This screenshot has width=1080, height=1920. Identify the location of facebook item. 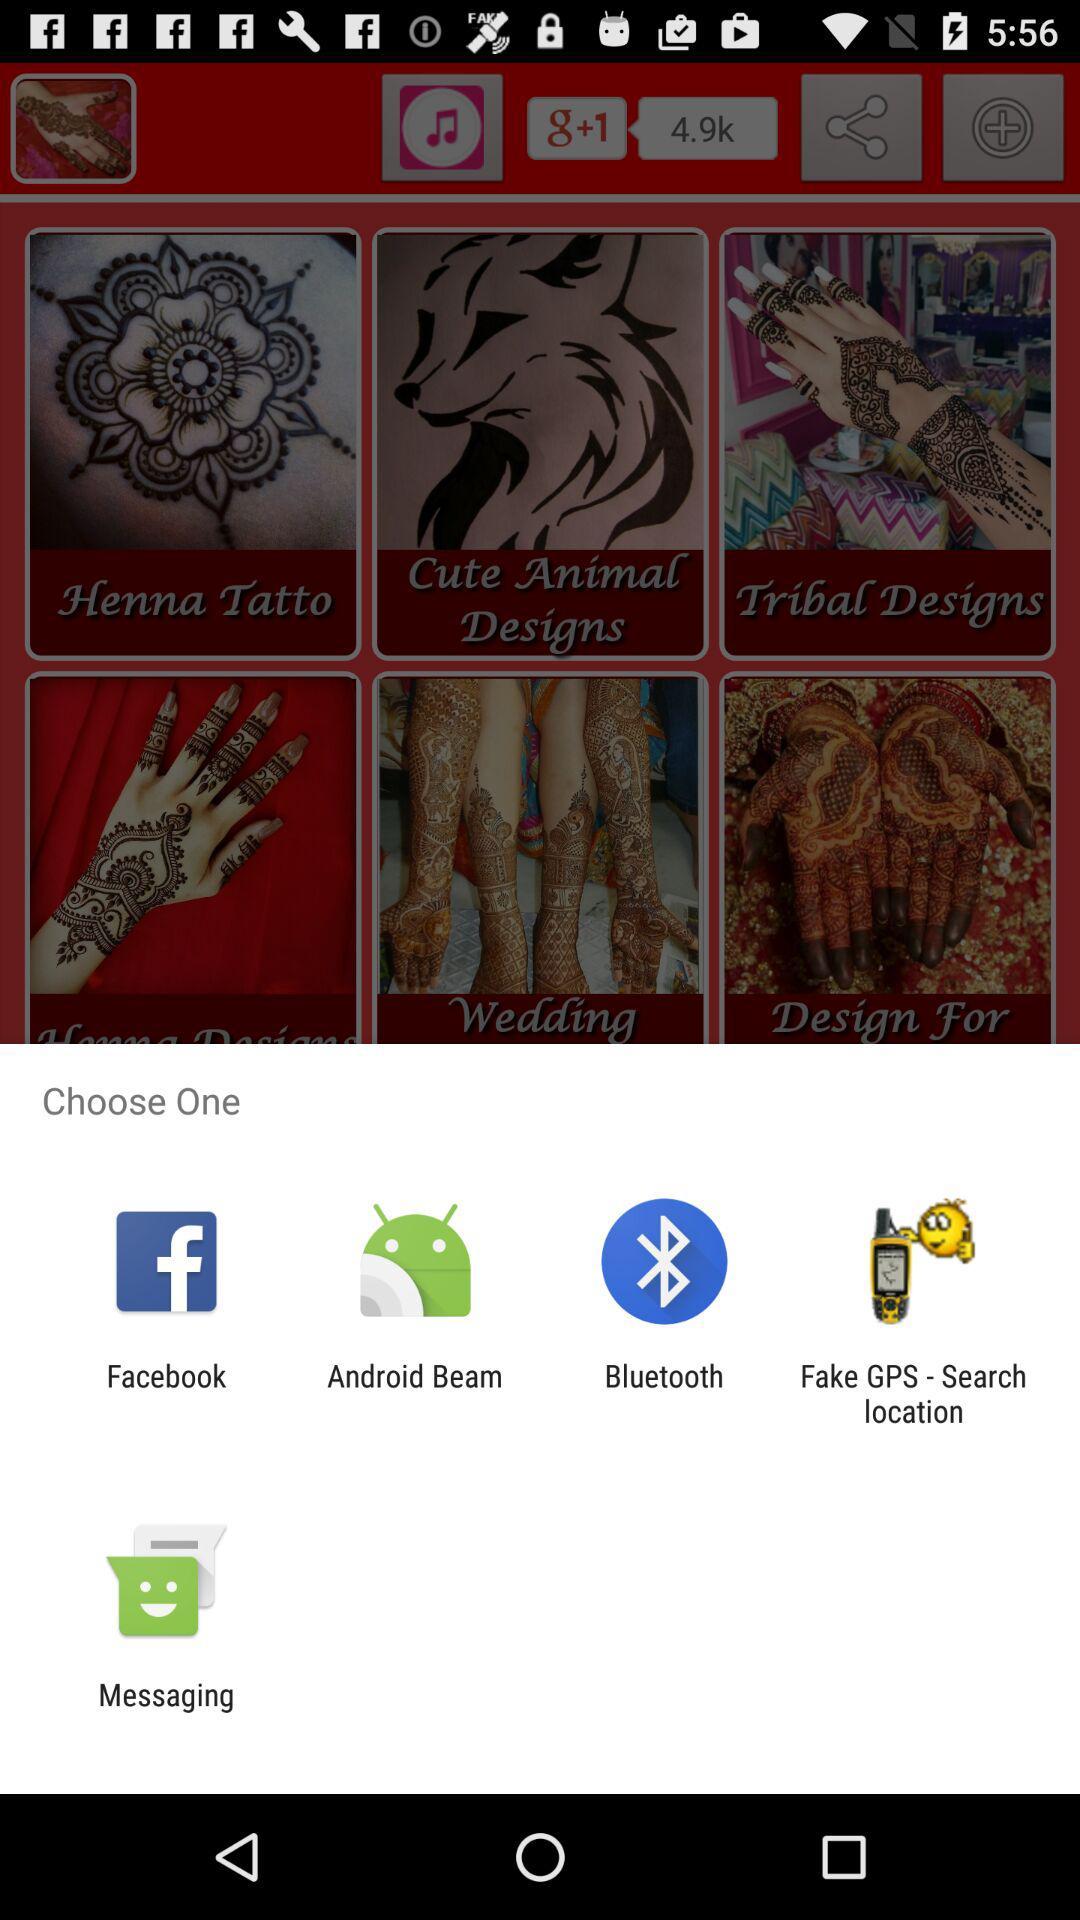
(165, 1392).